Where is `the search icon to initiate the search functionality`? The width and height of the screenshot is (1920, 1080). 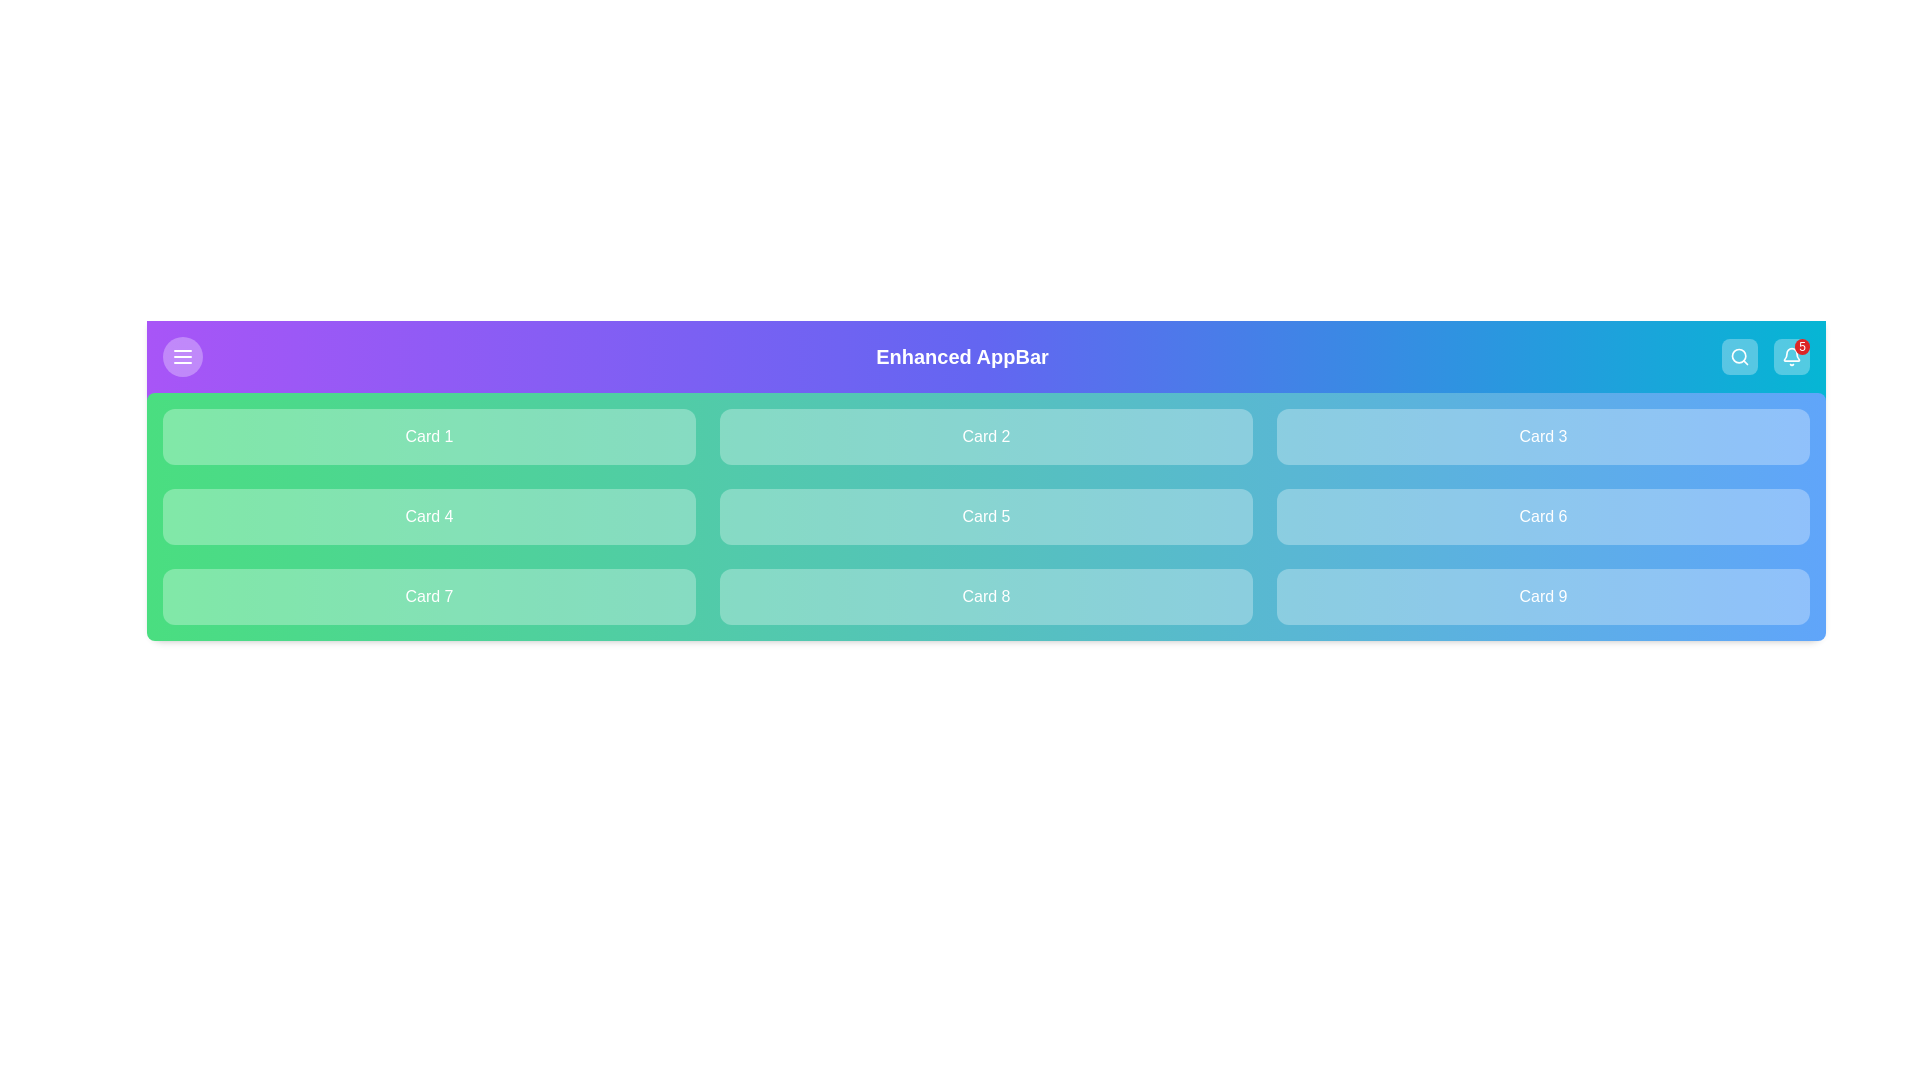 the search icon to initiate the search functionality is located at coordinates (1738, 356).